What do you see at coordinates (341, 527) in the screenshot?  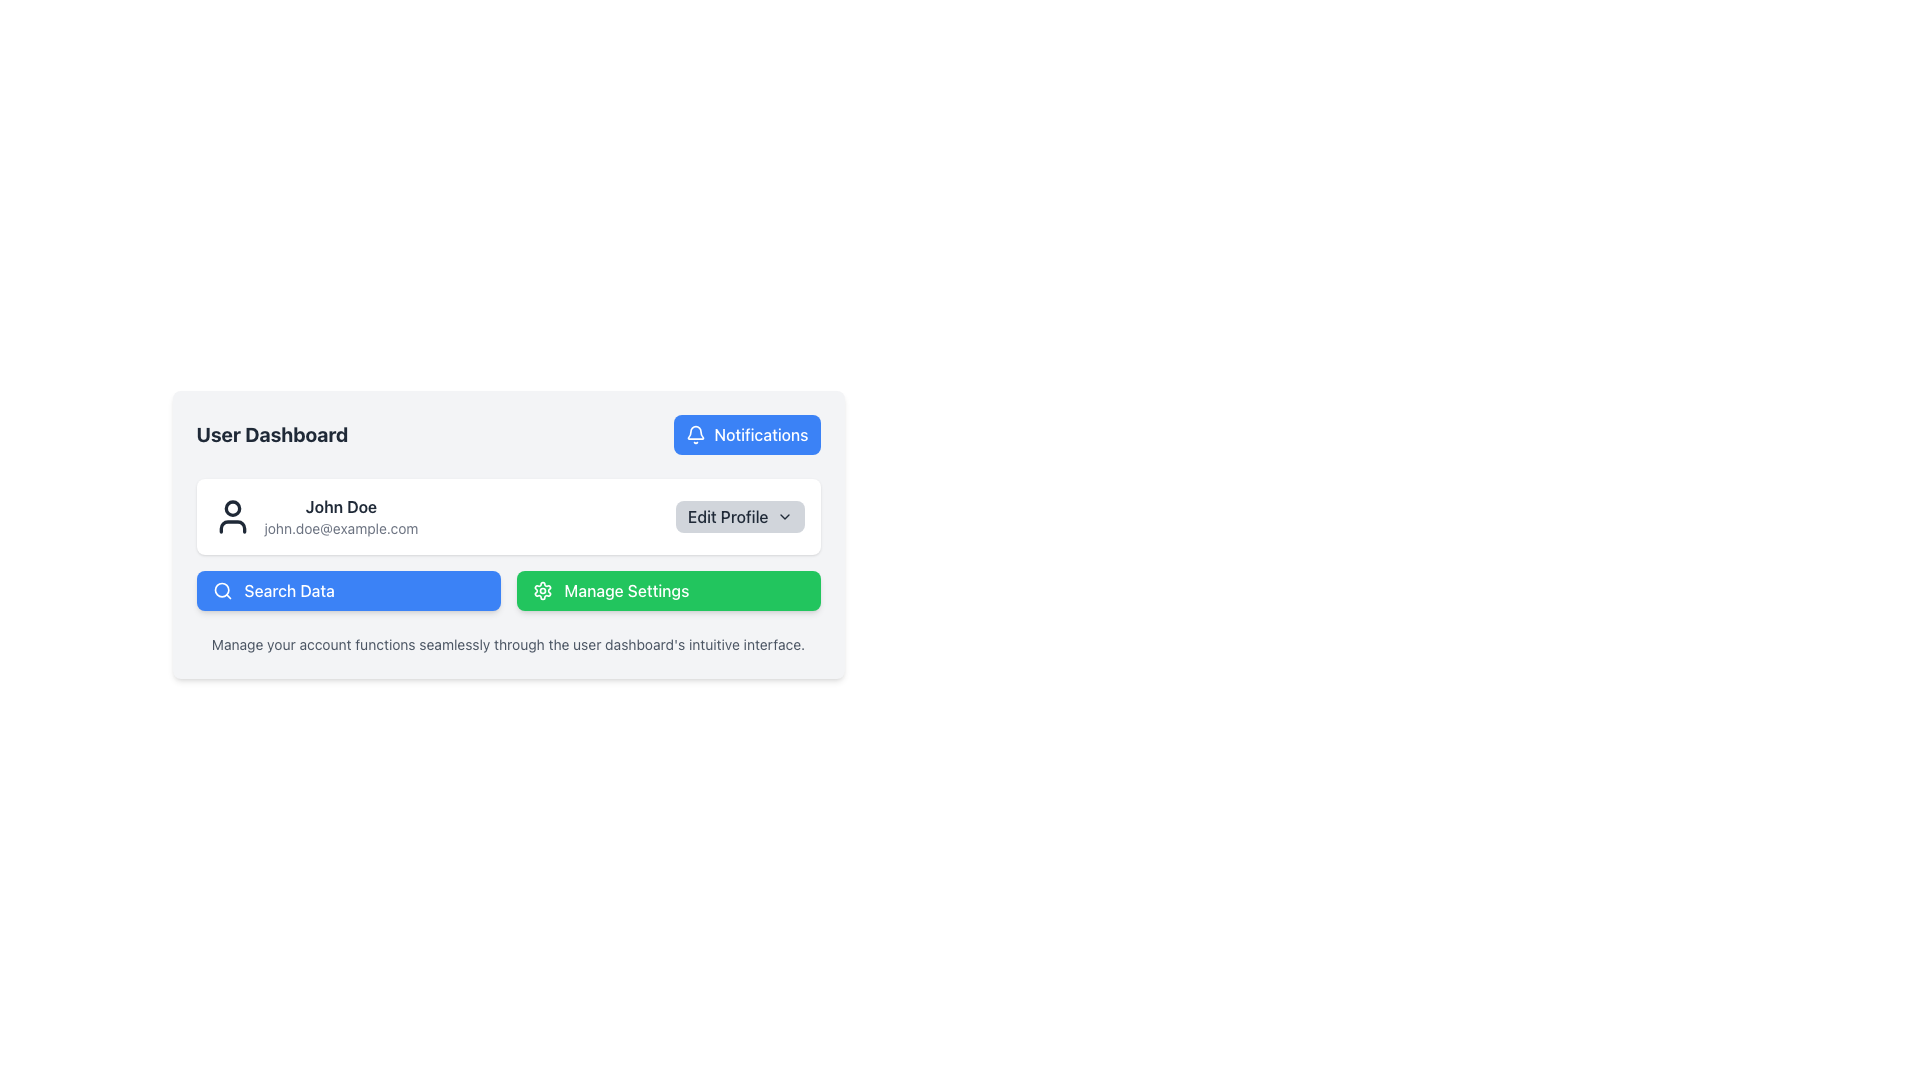 I see `the email address label in the user profile section, which is positioned beneath 'John Doe' and aligned with the left margin` at bounding box center [341, 527].